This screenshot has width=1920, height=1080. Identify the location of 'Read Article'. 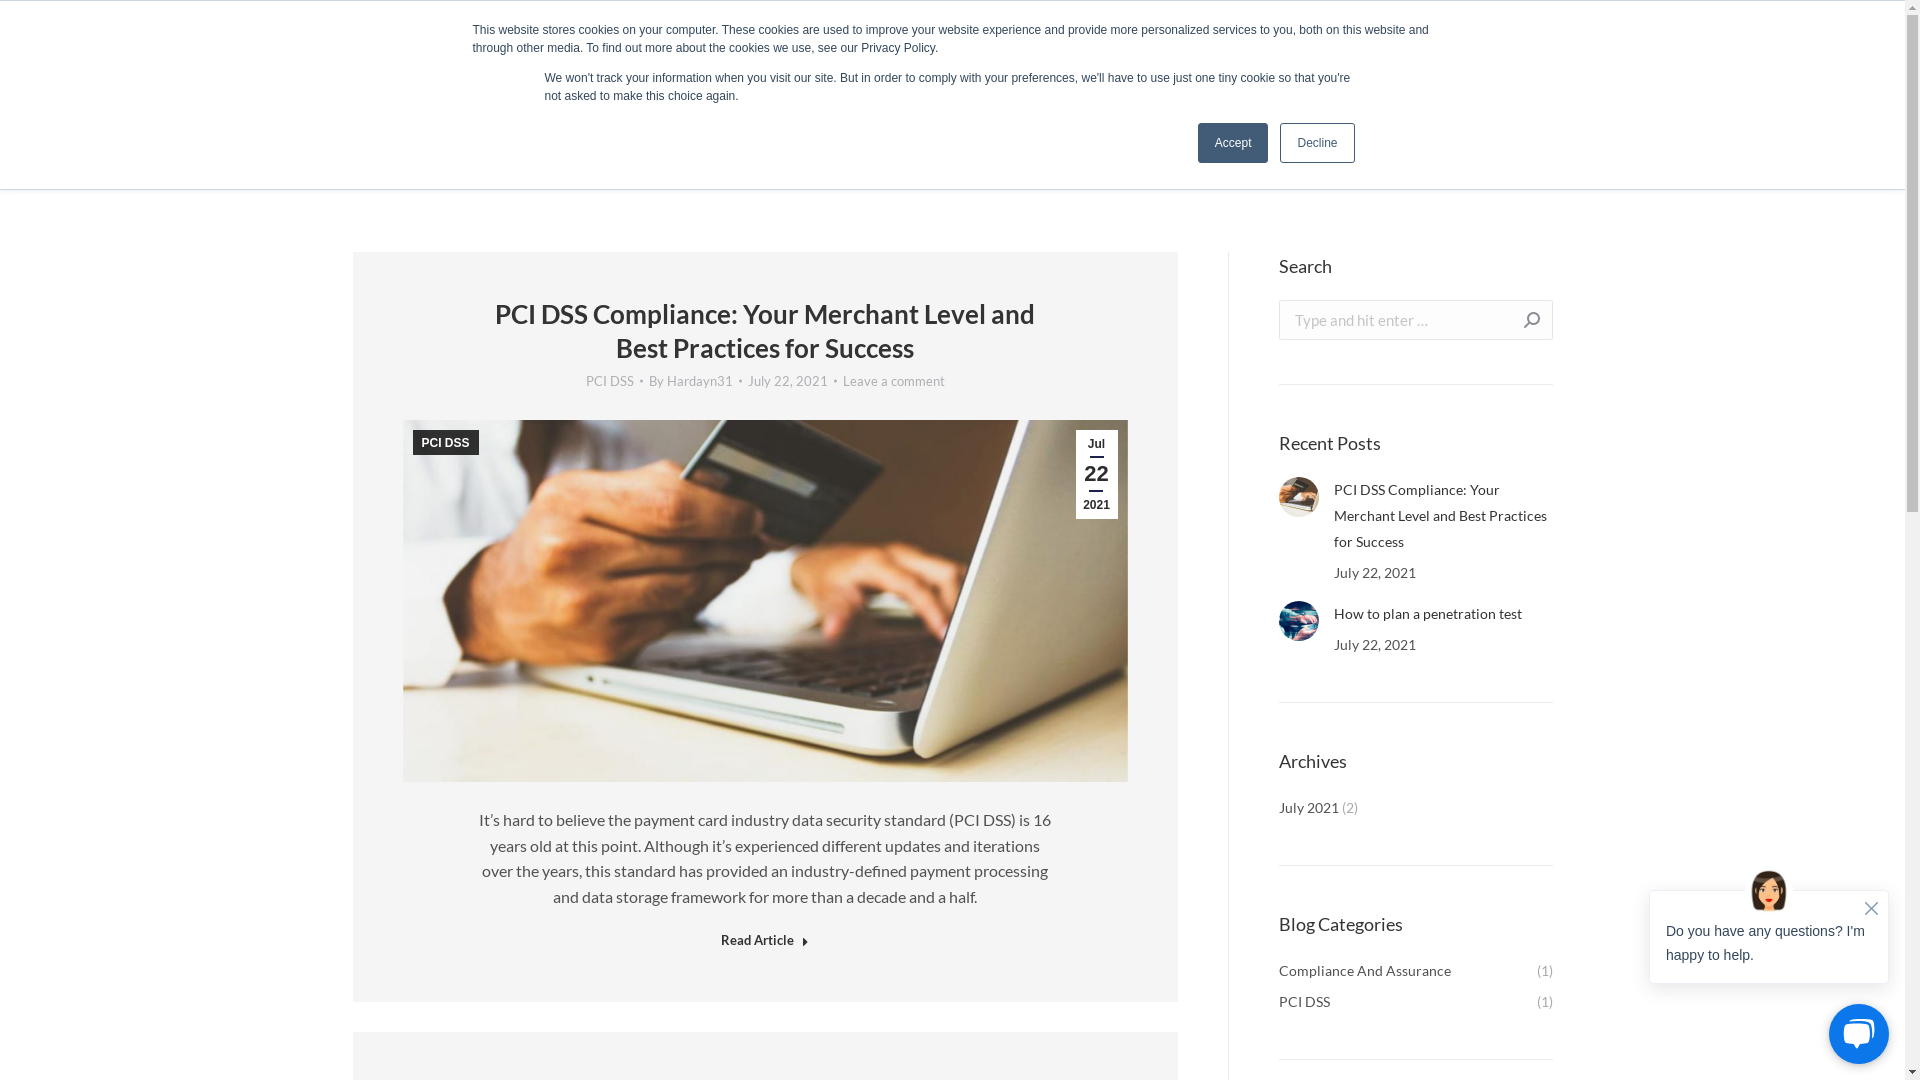
(763, 944).